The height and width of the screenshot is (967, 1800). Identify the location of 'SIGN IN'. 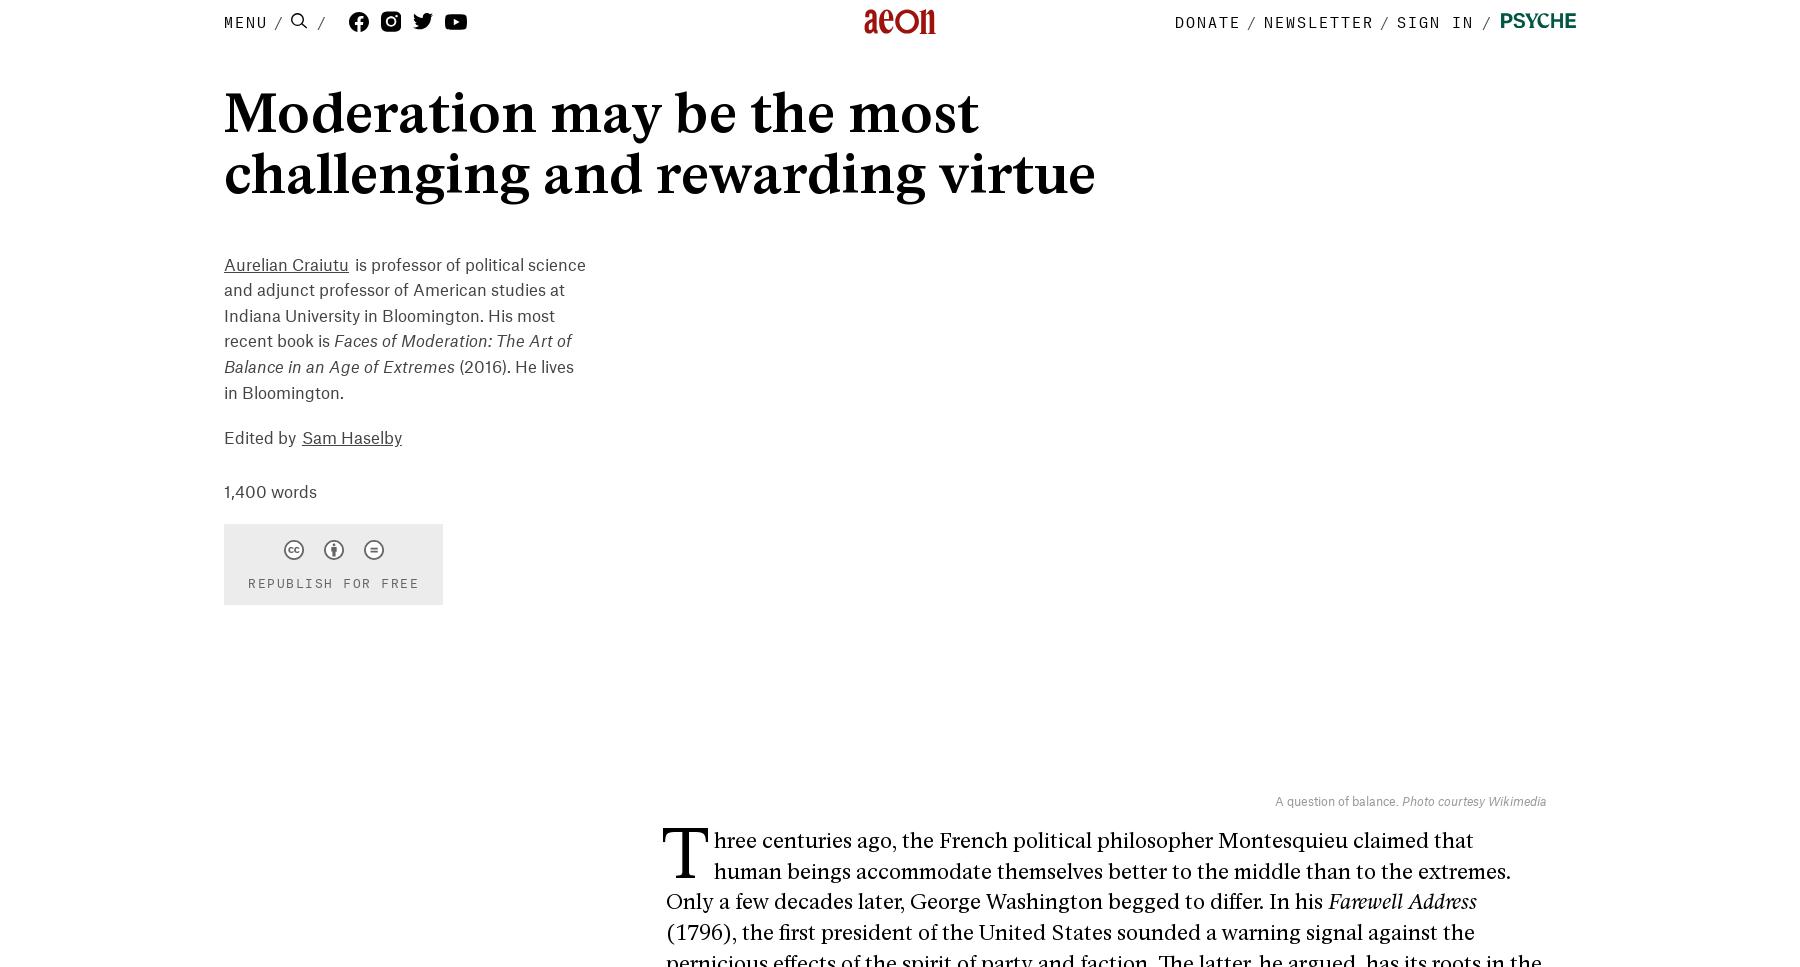
(1434, 20).